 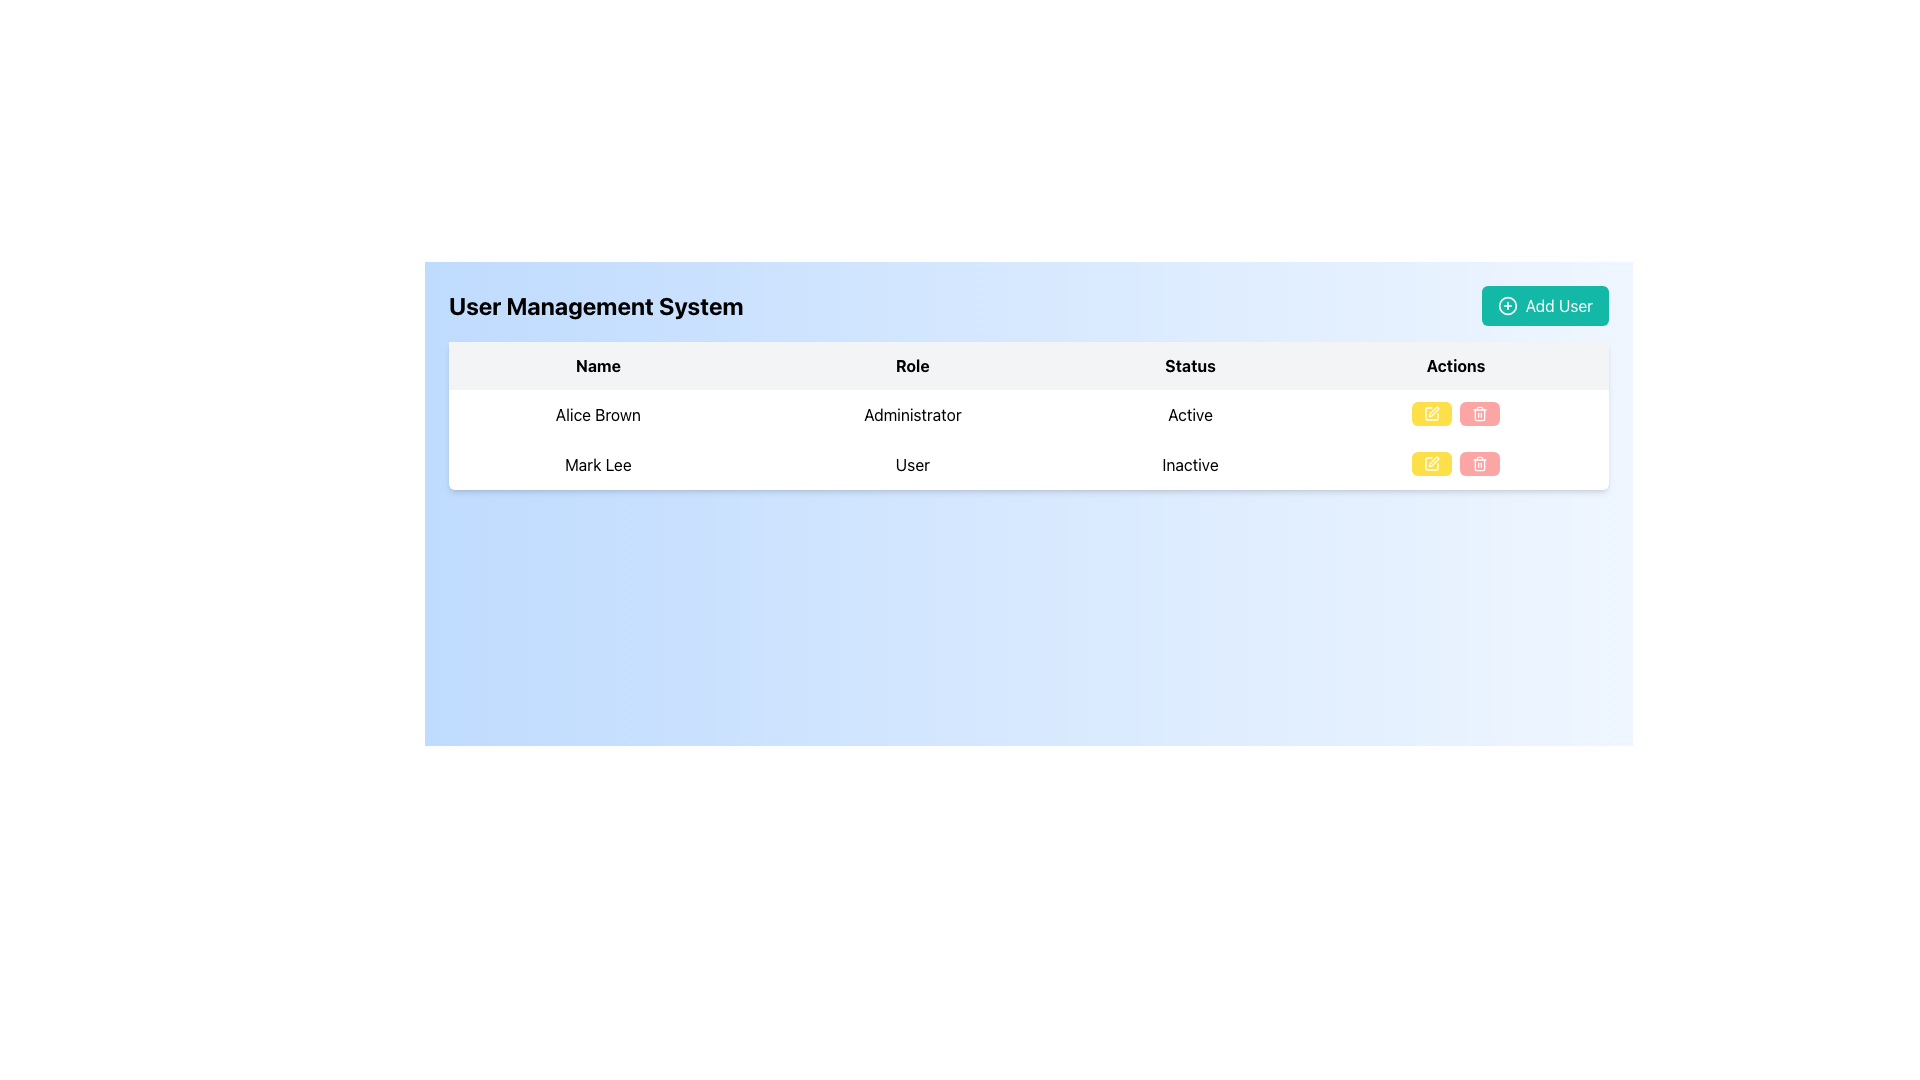 I want to click on the SVG icon representing an 'edit' function within the Action Button for Mark Lee, located in the Actions column of the table, so click(x=1430, y=412).